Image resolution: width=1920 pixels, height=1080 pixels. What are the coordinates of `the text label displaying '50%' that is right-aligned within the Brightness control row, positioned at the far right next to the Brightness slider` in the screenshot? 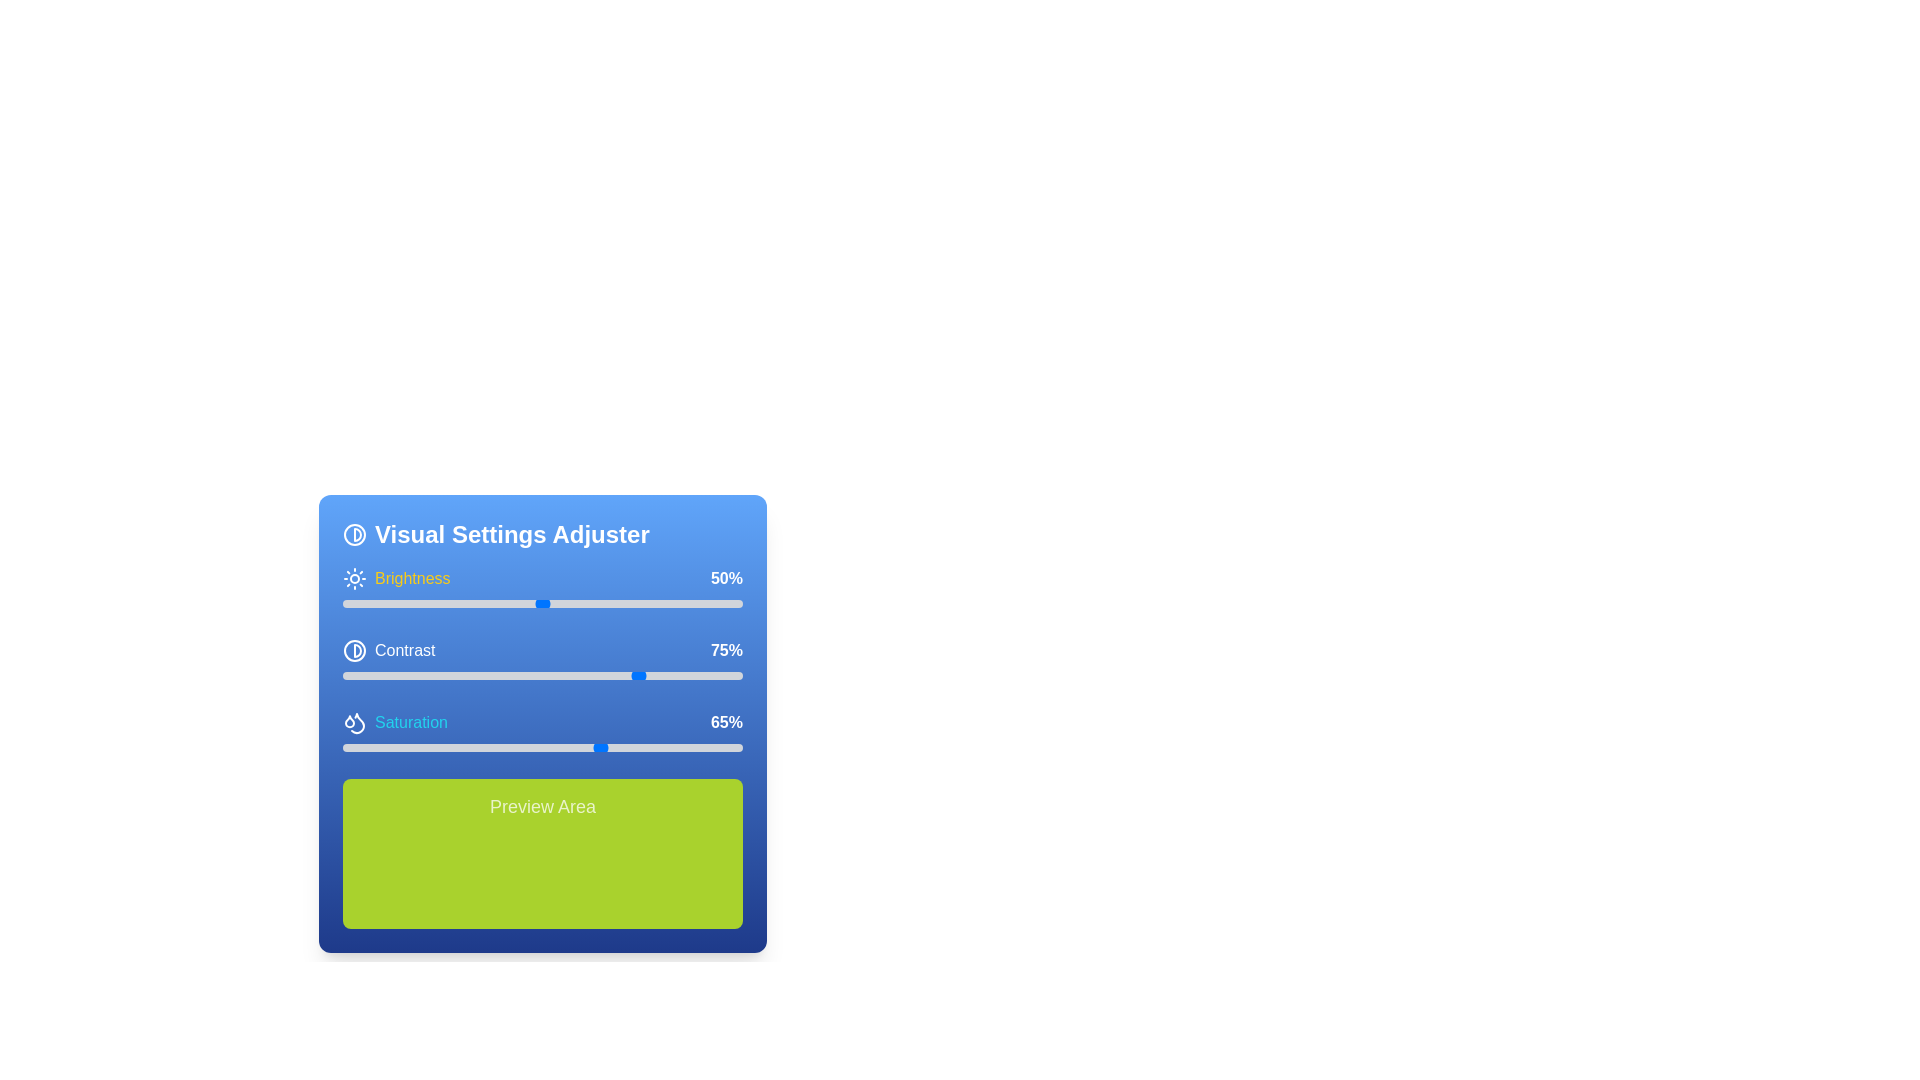 It's located at (722, 578).